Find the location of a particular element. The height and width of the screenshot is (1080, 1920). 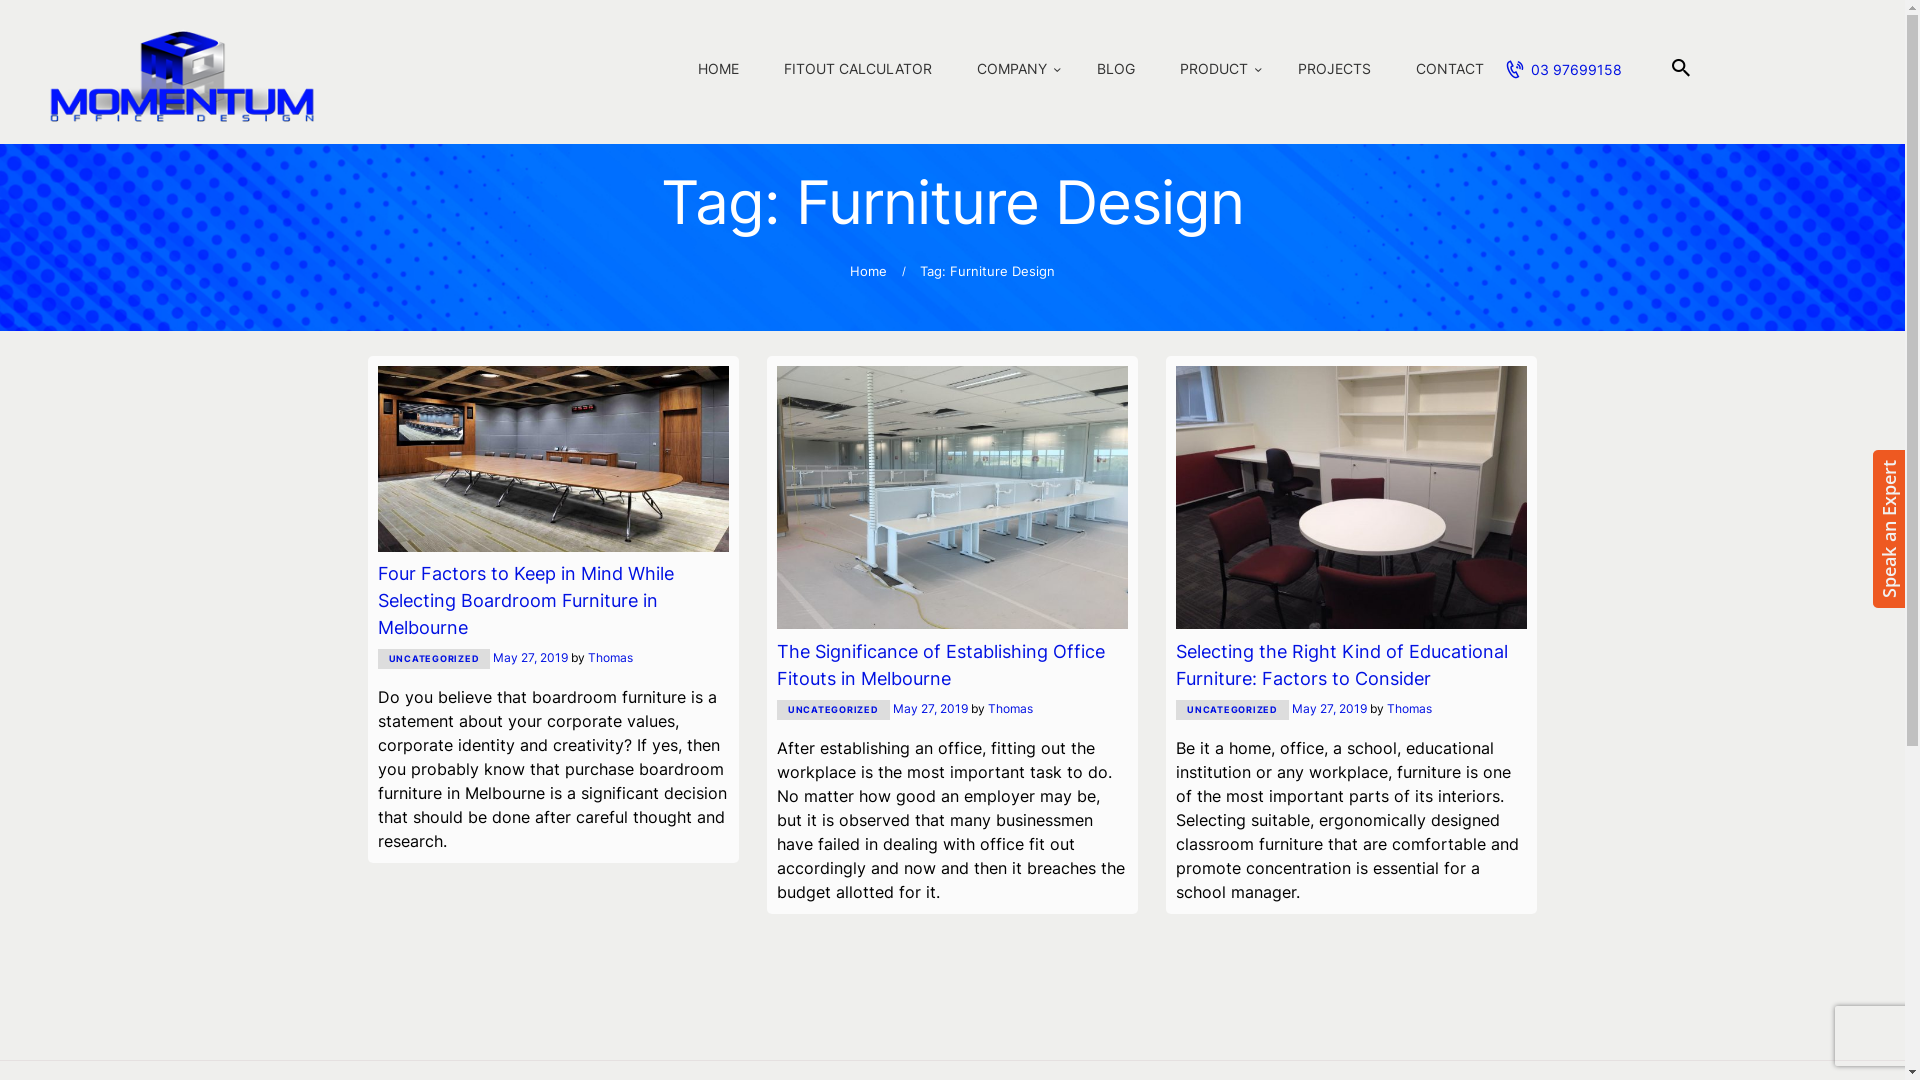

'May 27, 2019' is located at coordinates (530, 657).